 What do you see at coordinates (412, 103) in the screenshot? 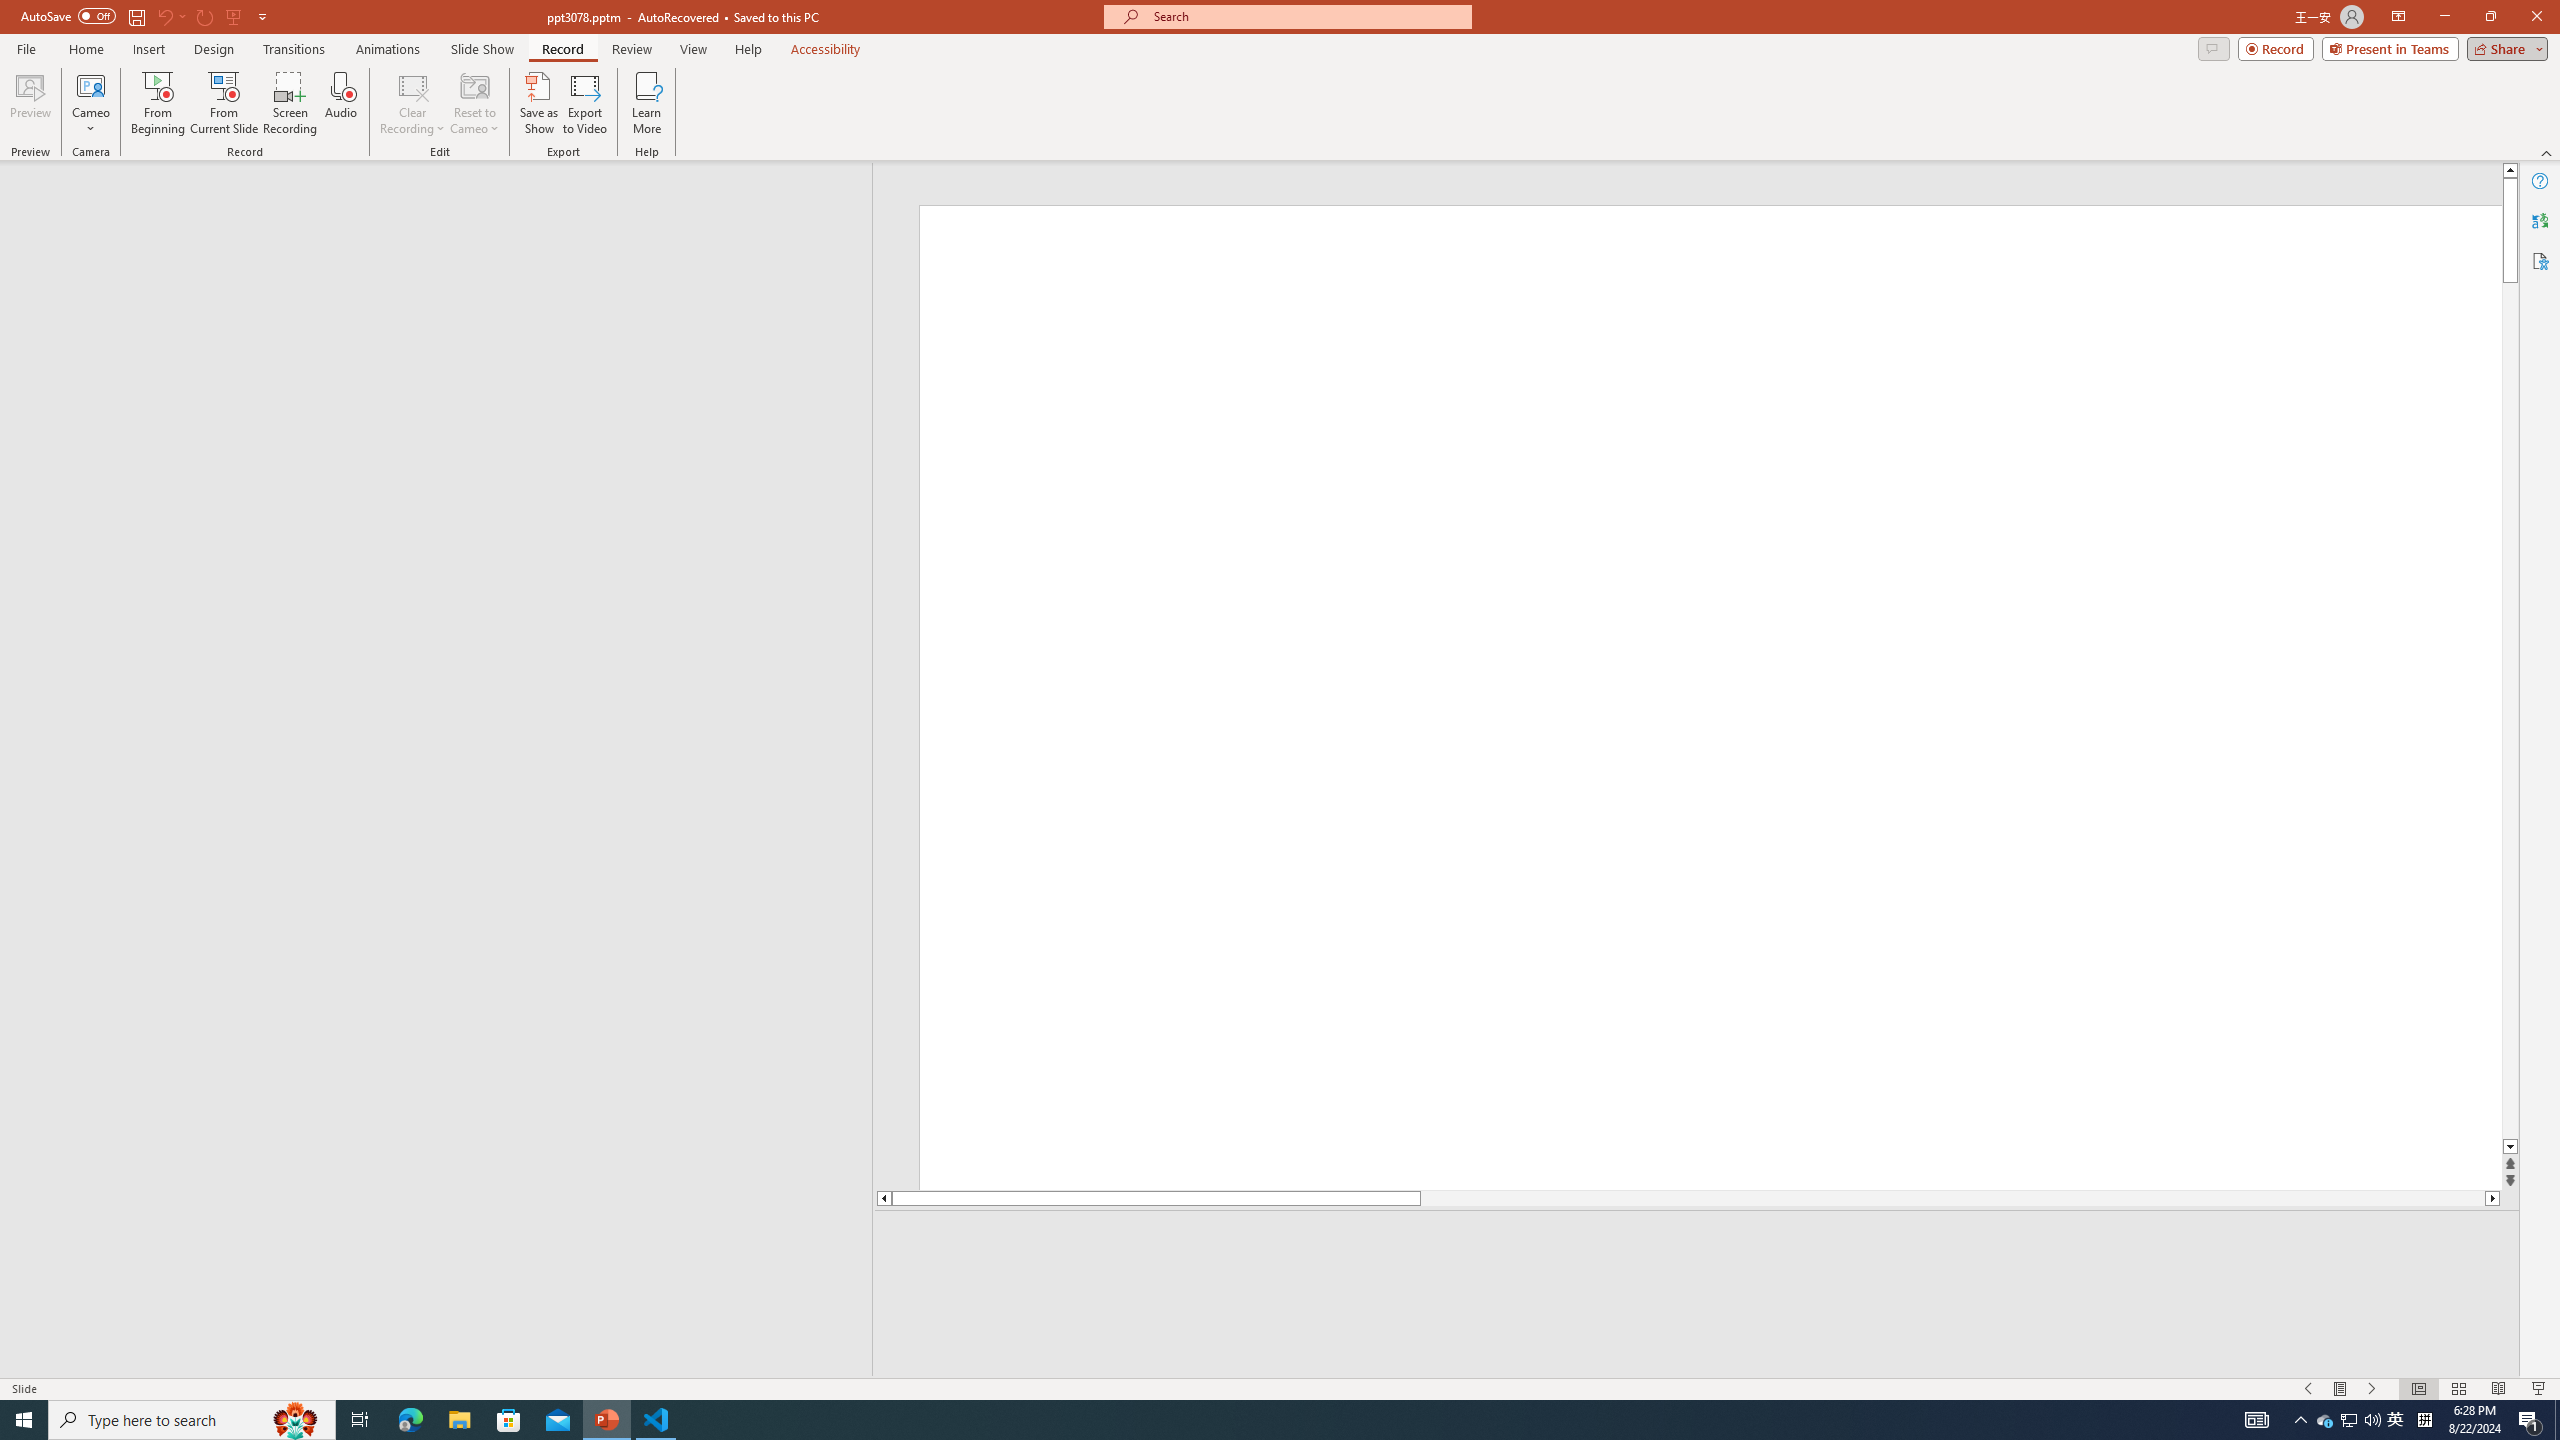
I see `'Clear Recording'` at bounding box center [412, 103].